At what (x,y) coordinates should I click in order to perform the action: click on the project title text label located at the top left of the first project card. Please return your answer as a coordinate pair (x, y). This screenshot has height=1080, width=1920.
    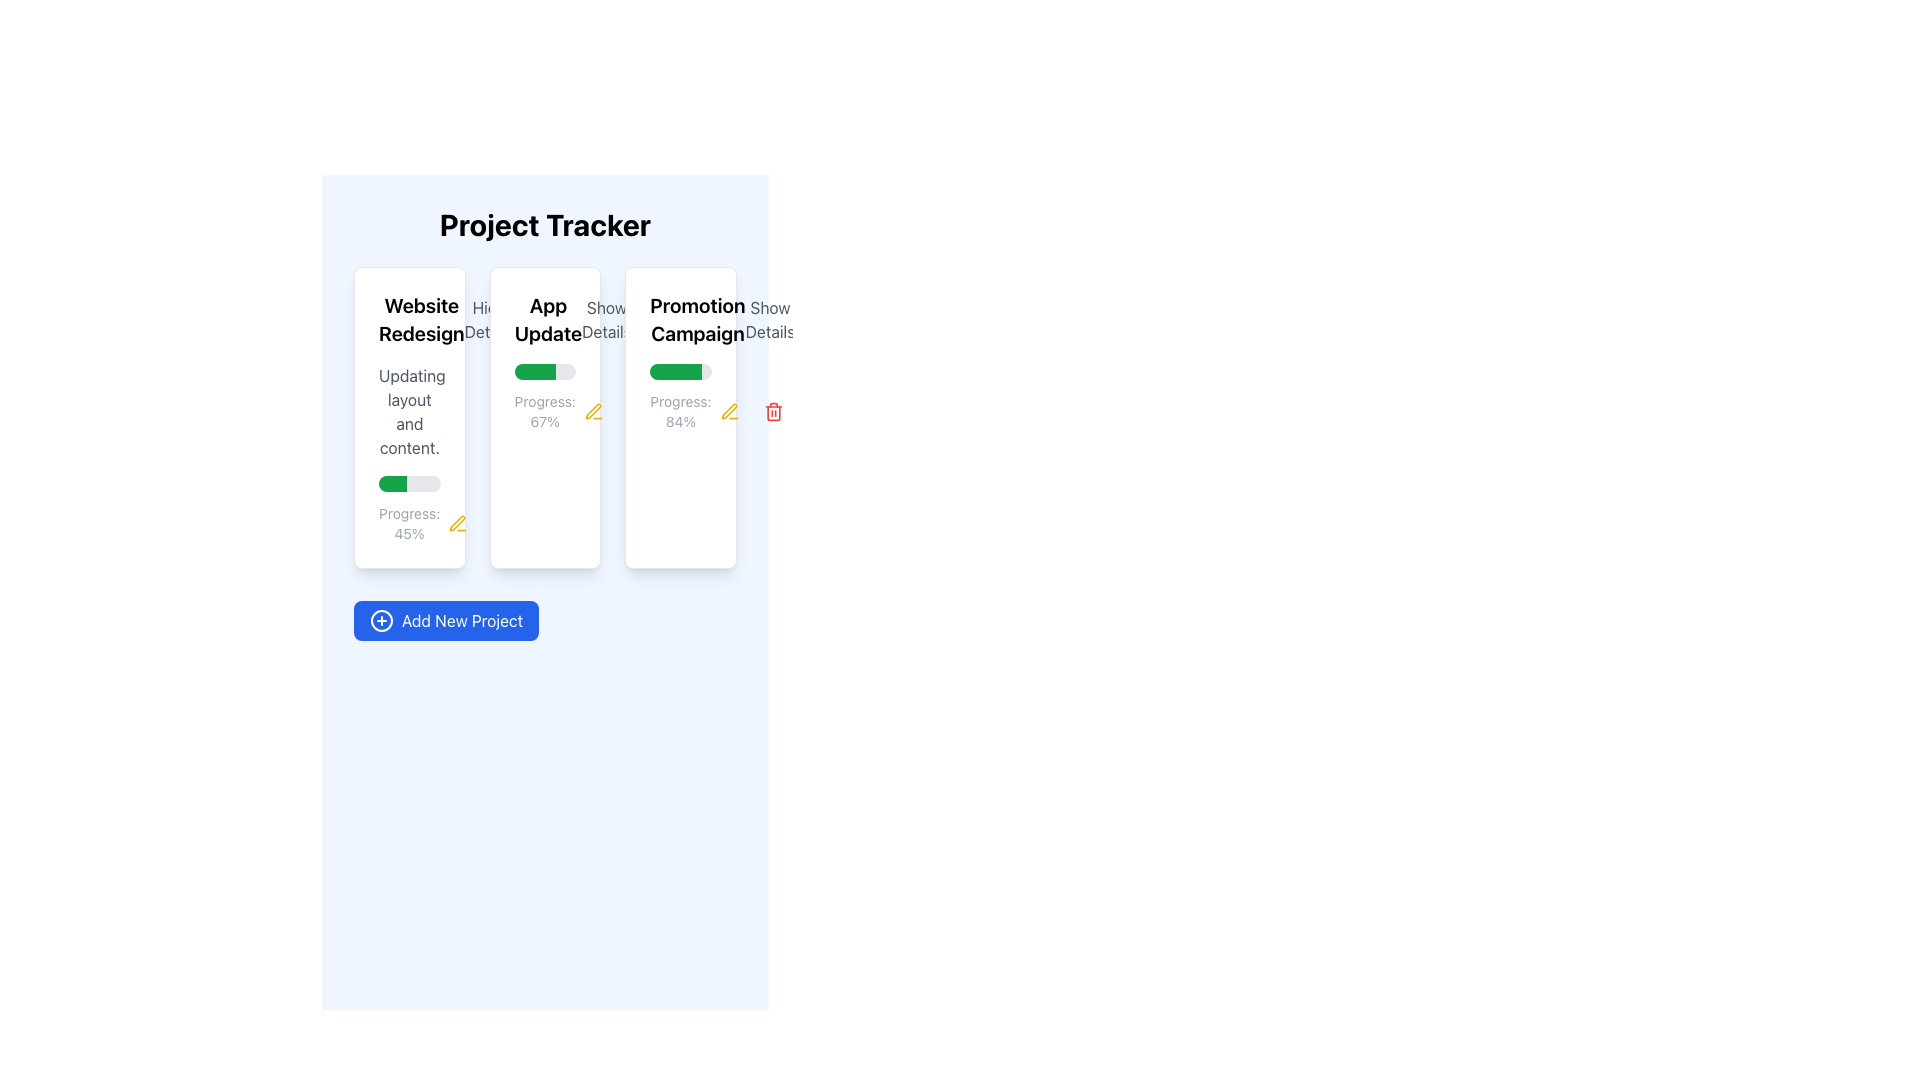
    Looking at the image, I should click on (408, 319).